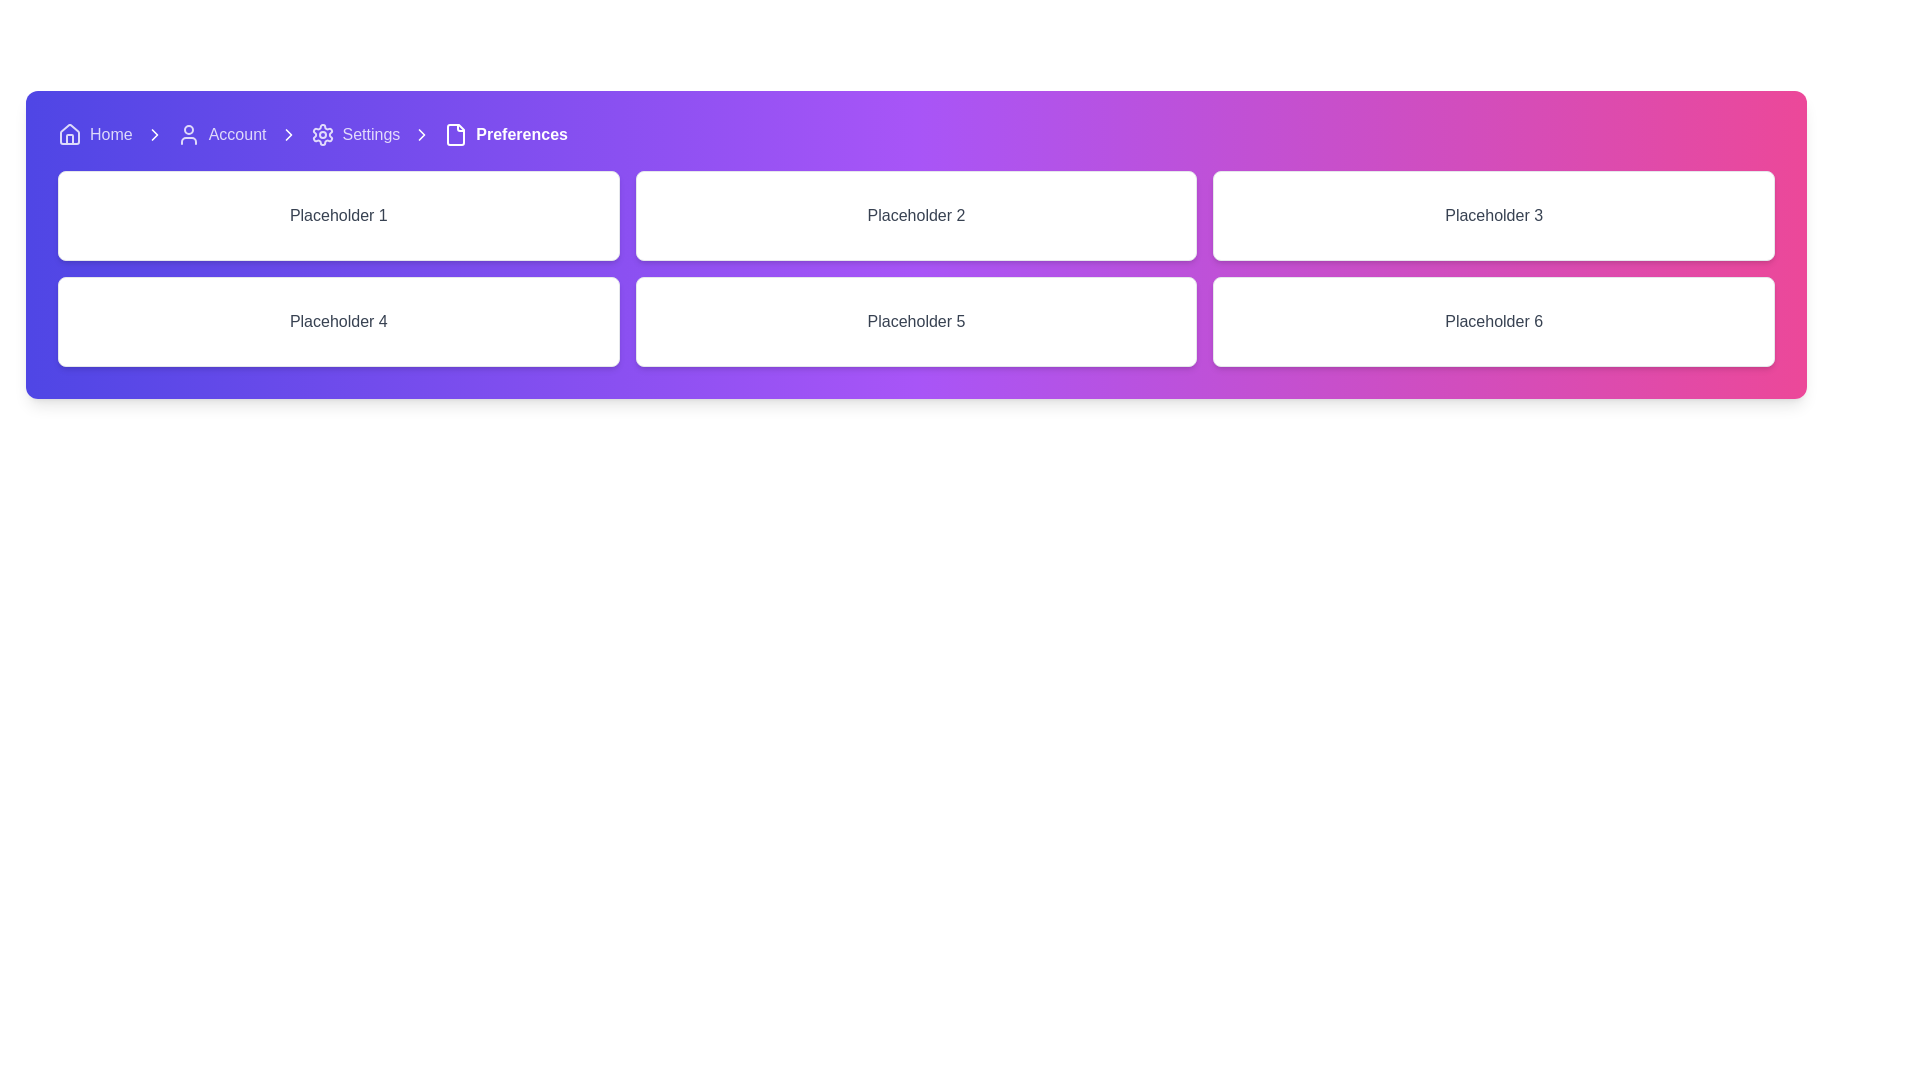  What do you see at coordinates (421, 135) in the screenshot?
I see `right-pointing chevron icon in the breadcrumb navigation interface, which separates 'Settings' and 'Preferences'` at bounding box center [421, 135].